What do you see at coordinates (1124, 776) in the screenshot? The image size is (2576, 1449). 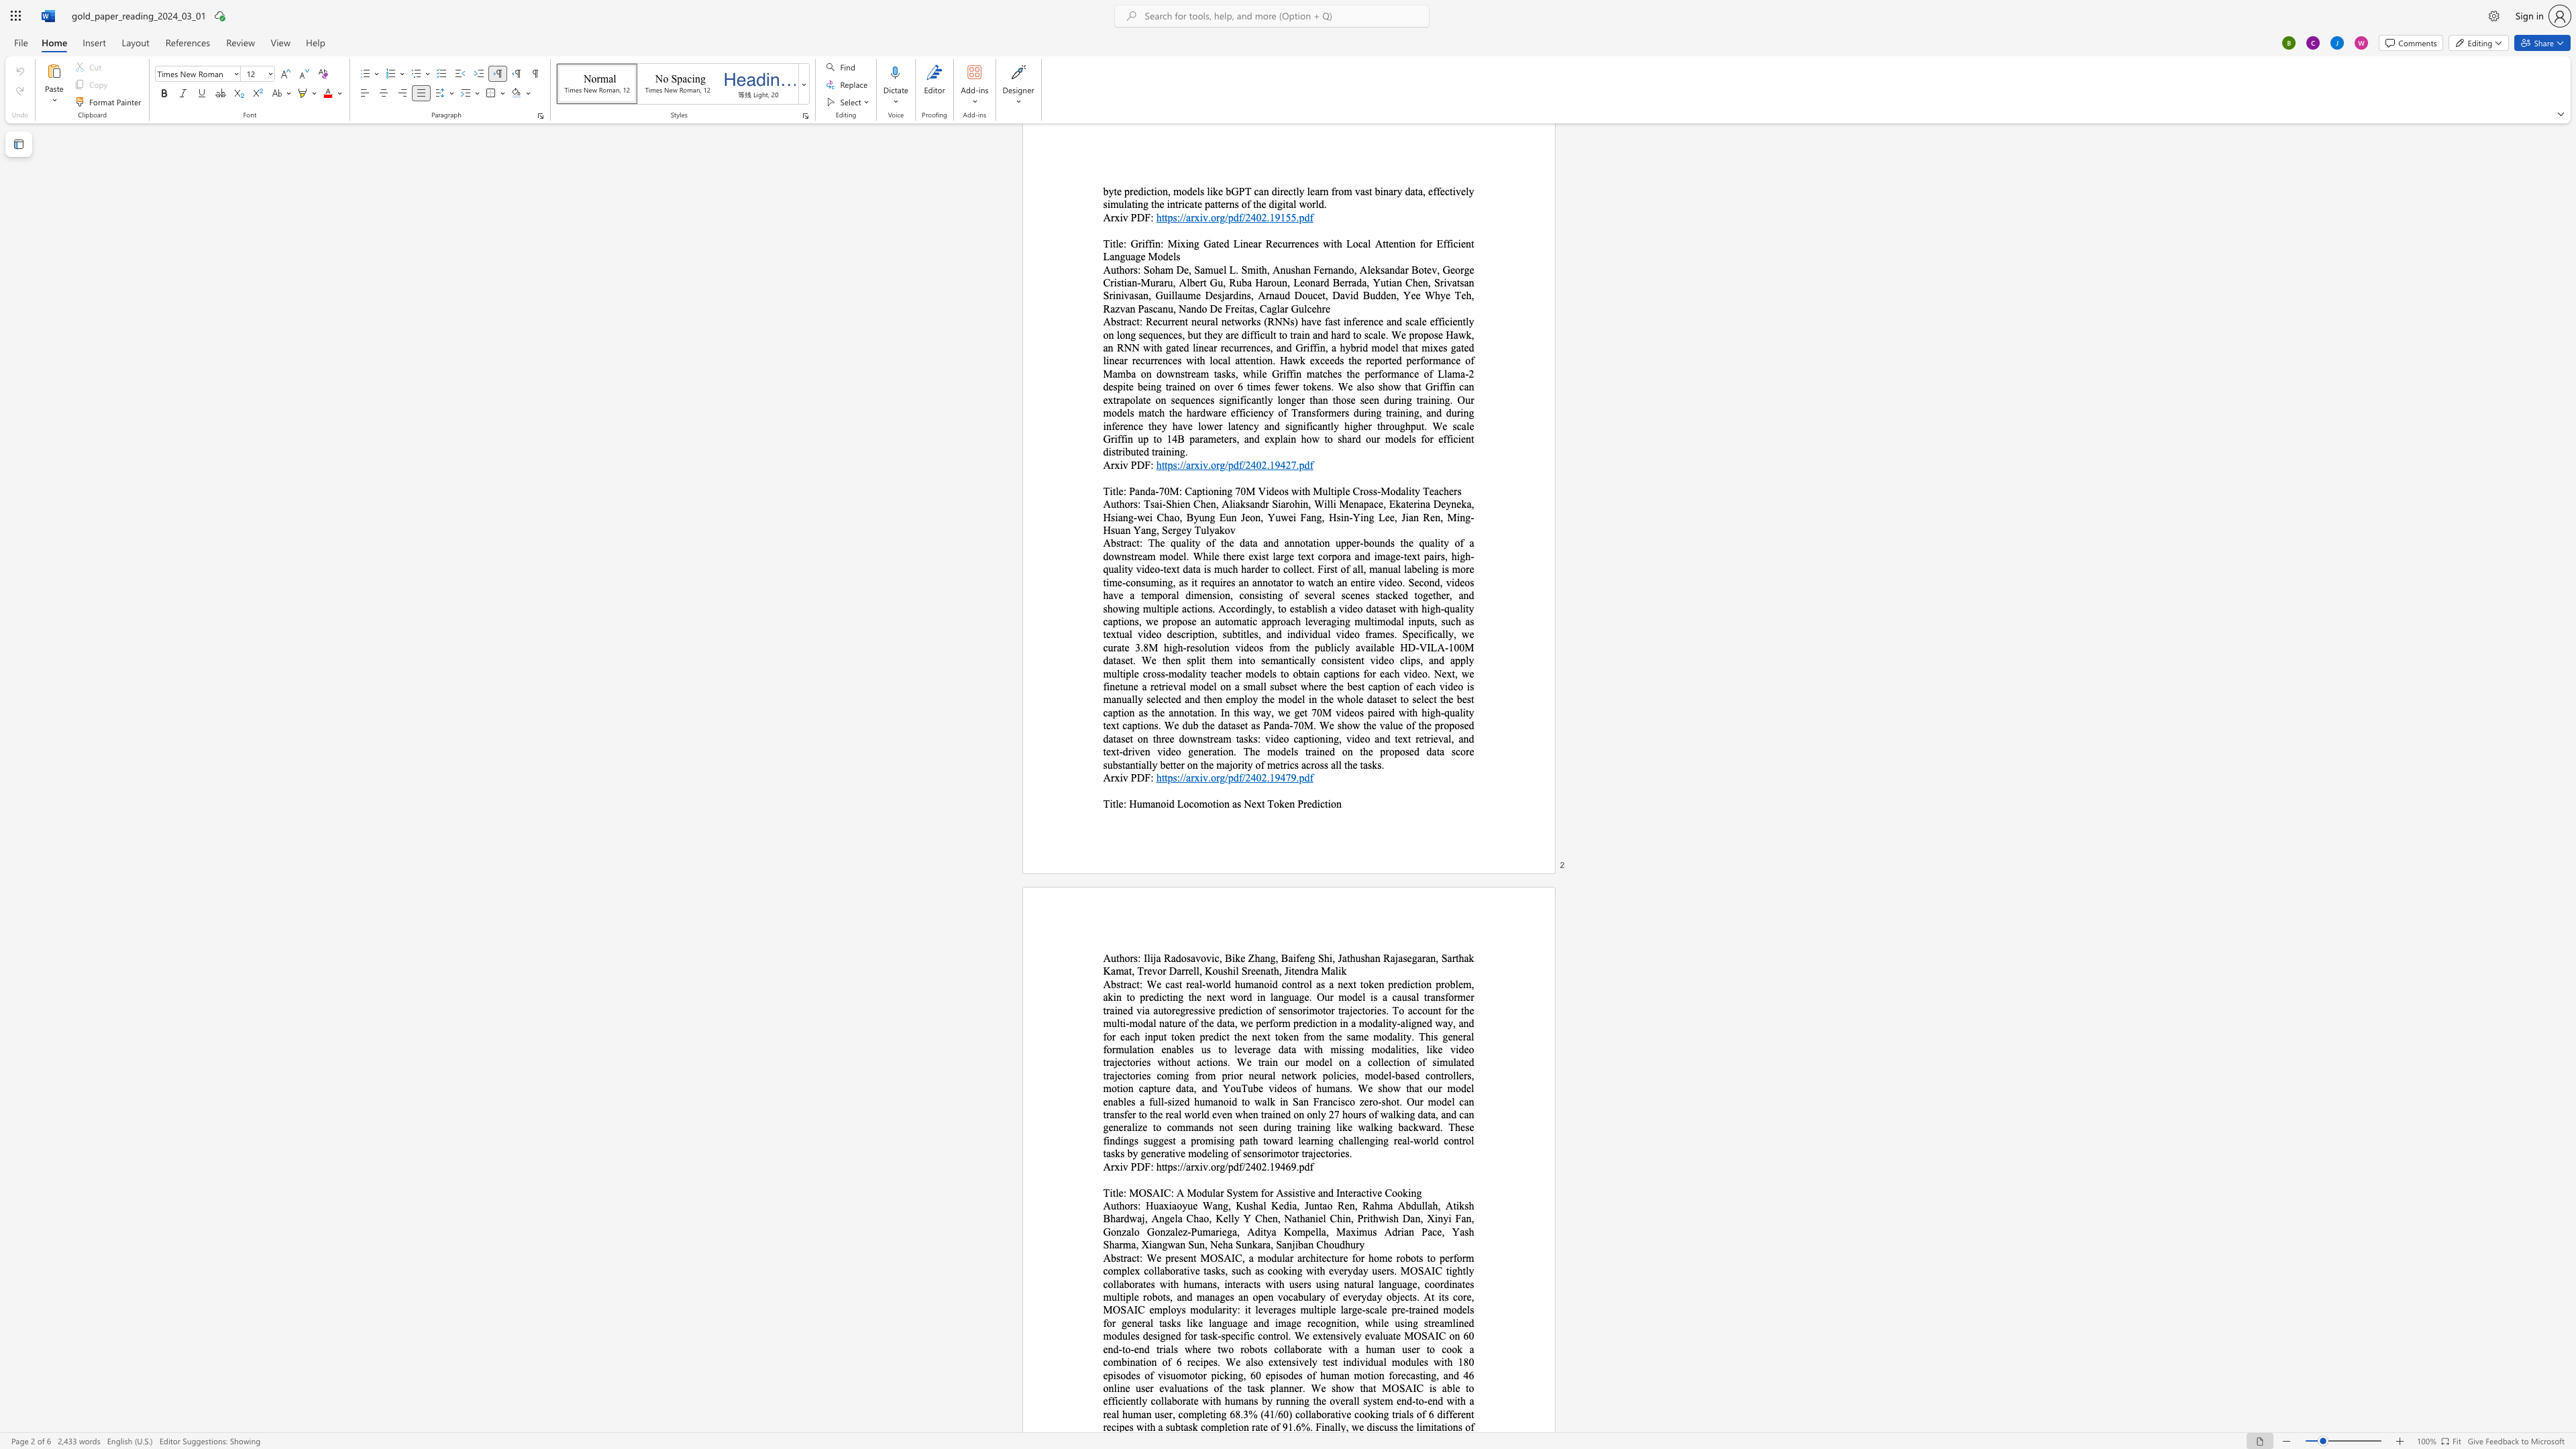 I see `the 1th character "v" in the text` at bounding box center [1124, 776].